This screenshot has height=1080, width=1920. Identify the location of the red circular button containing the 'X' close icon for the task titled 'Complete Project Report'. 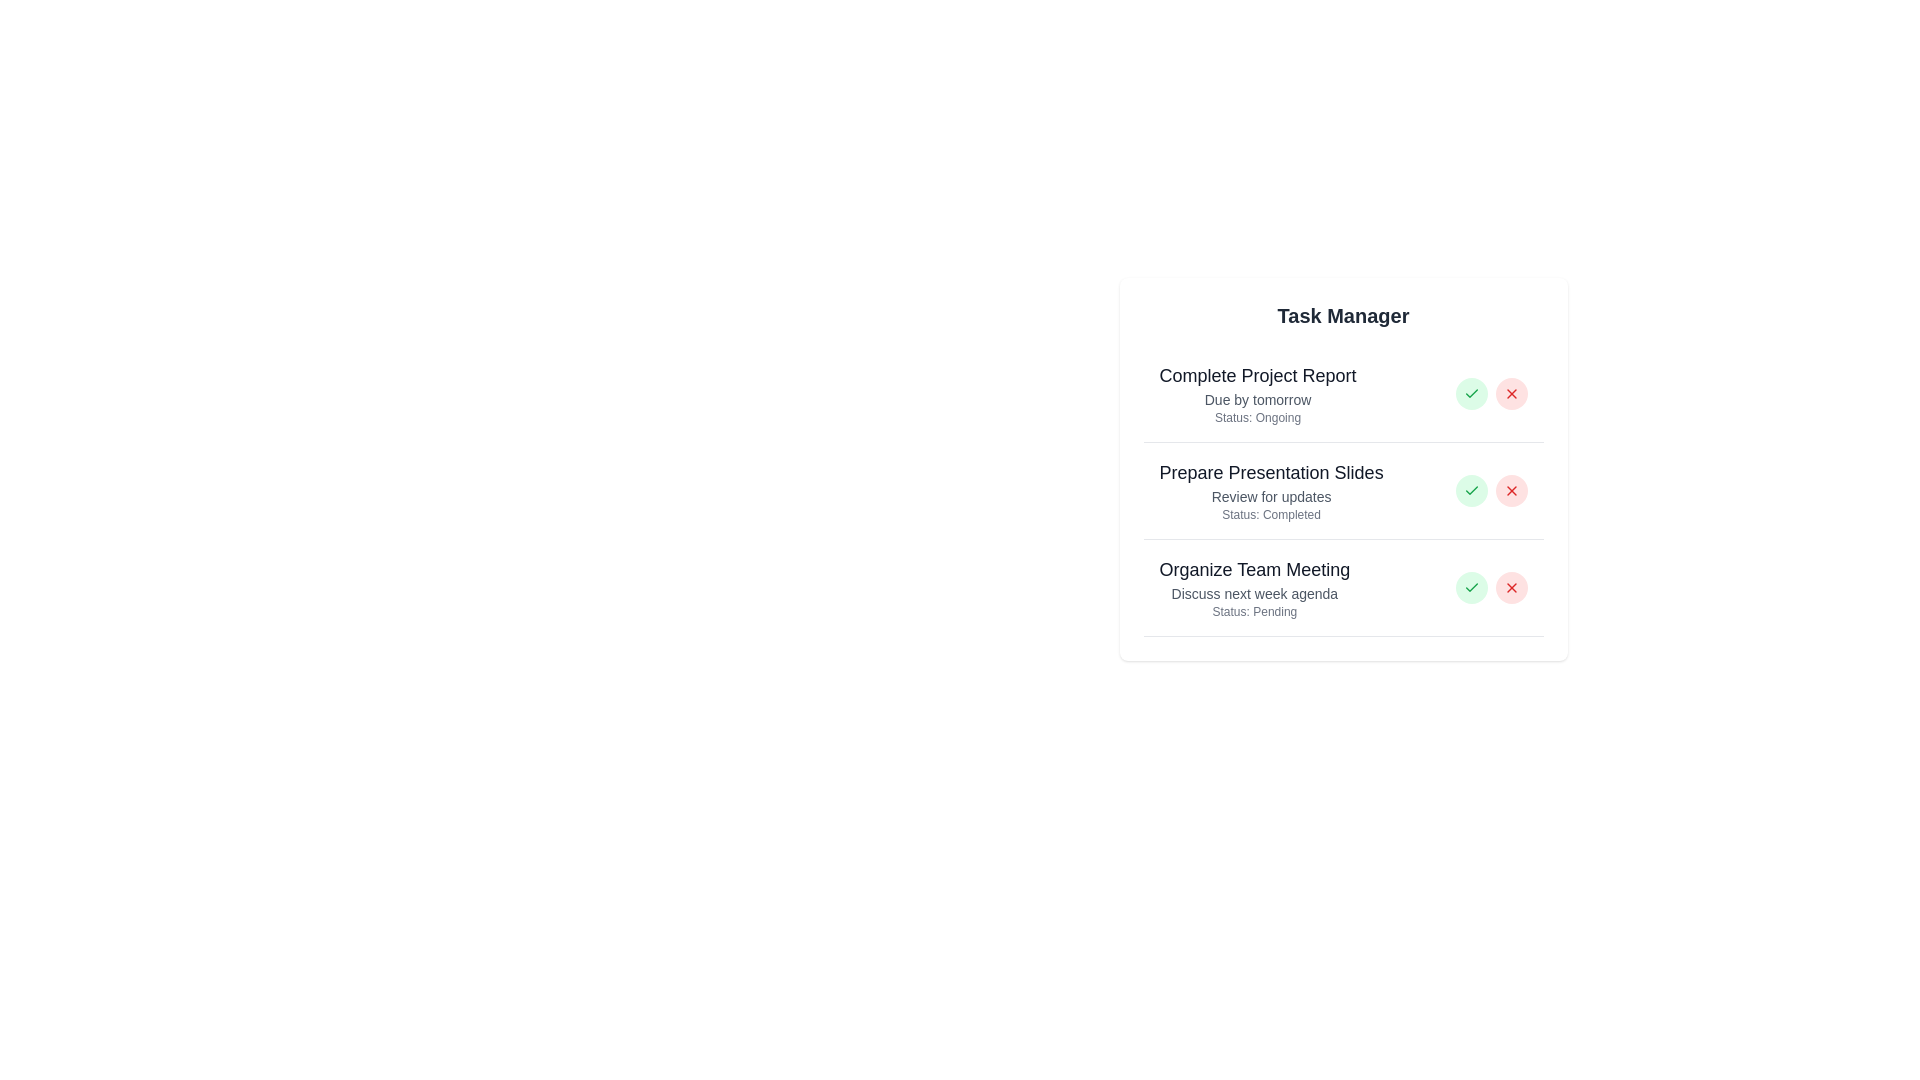
(1511, 393).